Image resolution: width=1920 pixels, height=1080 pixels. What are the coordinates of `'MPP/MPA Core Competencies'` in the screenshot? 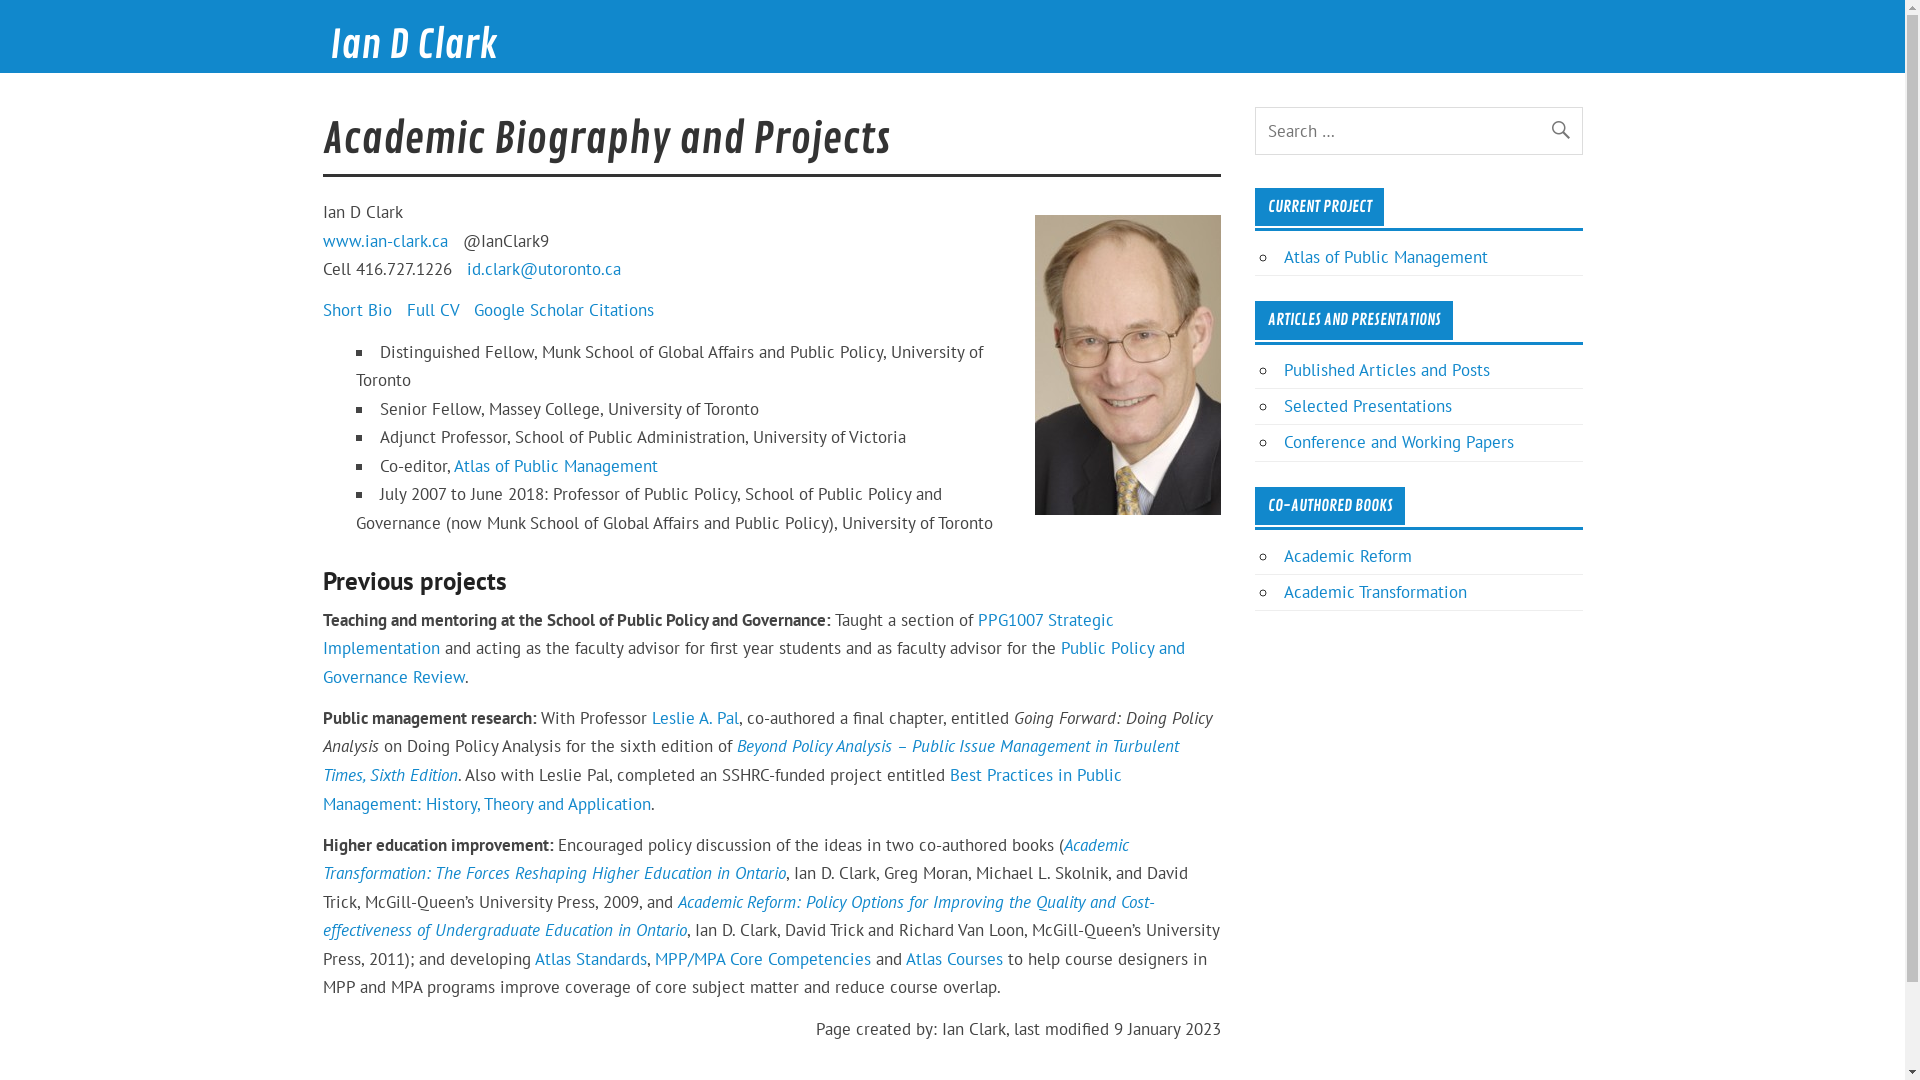 It's located at (653, 958).